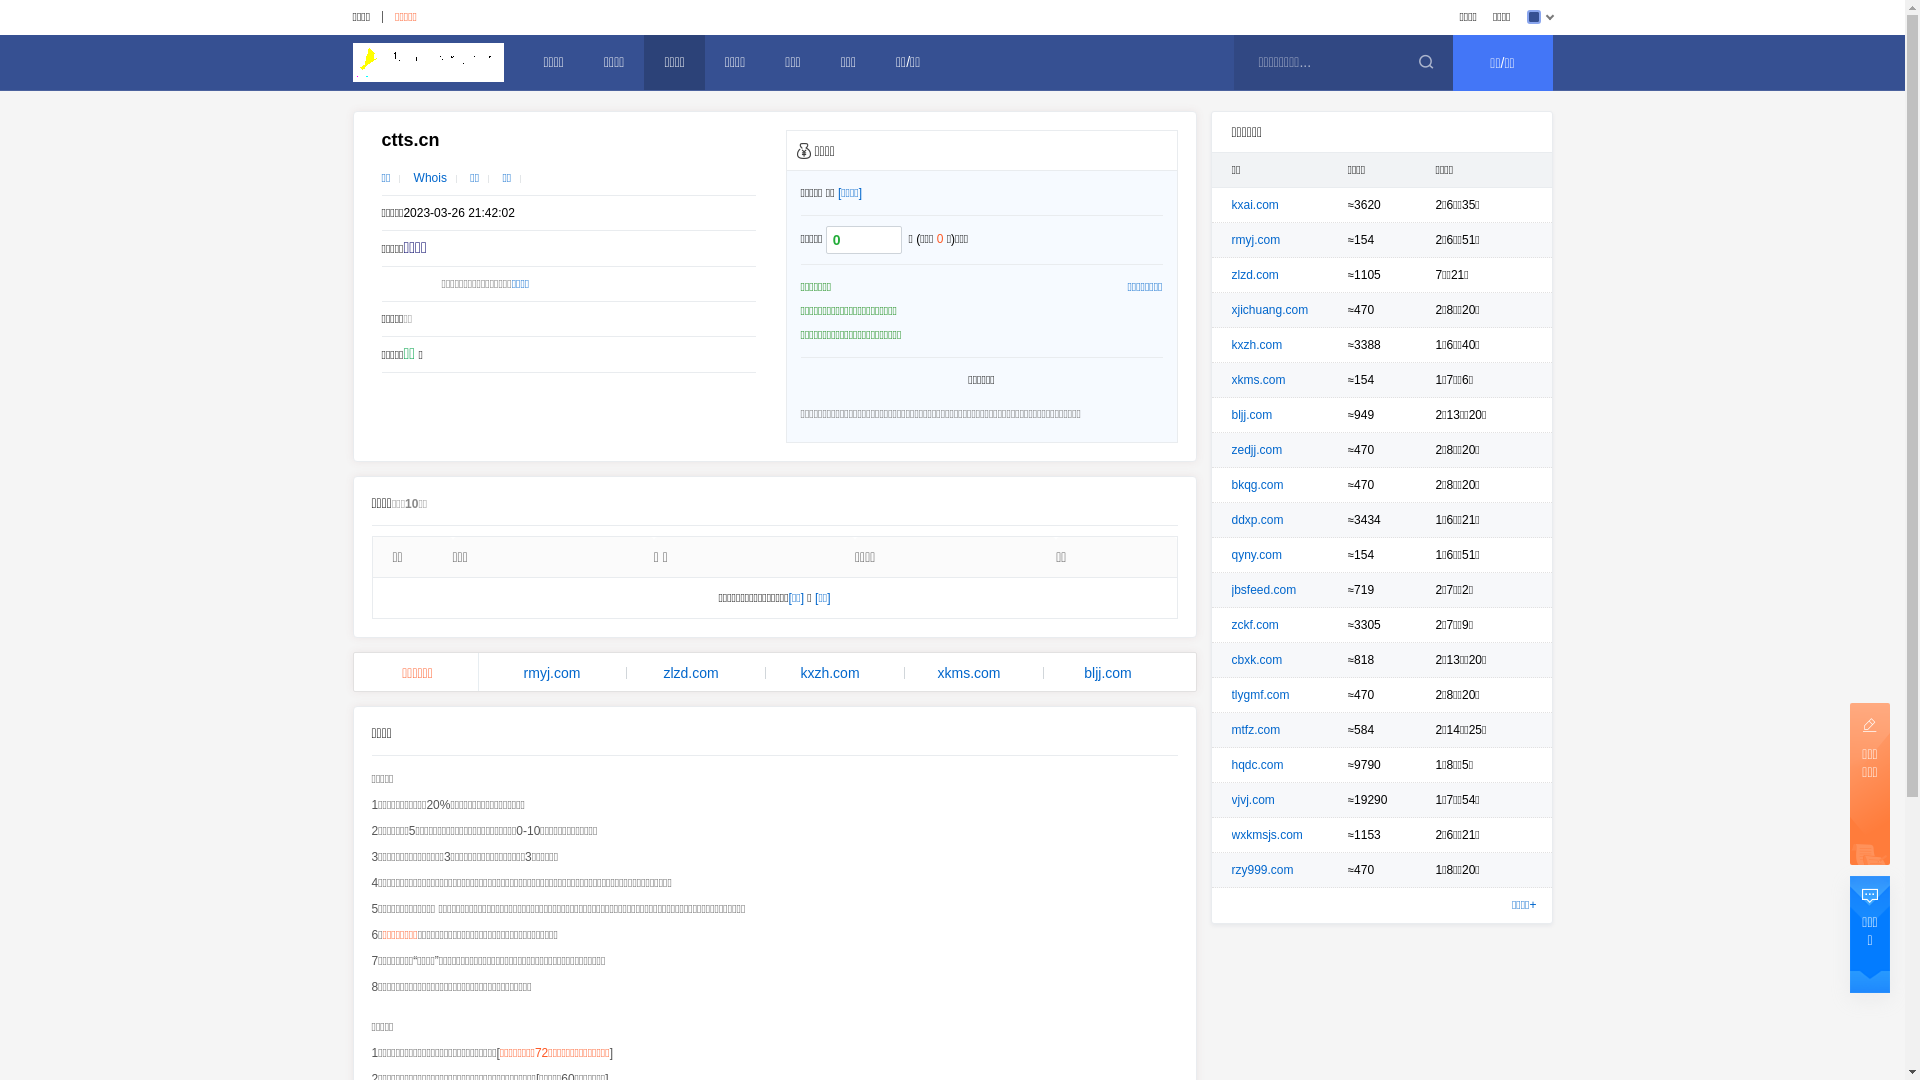 The width and height of the screenshot is (1920, 1080). What do you see at coordinates (1254, 623) in the screenshot?
I see `'zckf.com'` at bounding box center [1254, 623].